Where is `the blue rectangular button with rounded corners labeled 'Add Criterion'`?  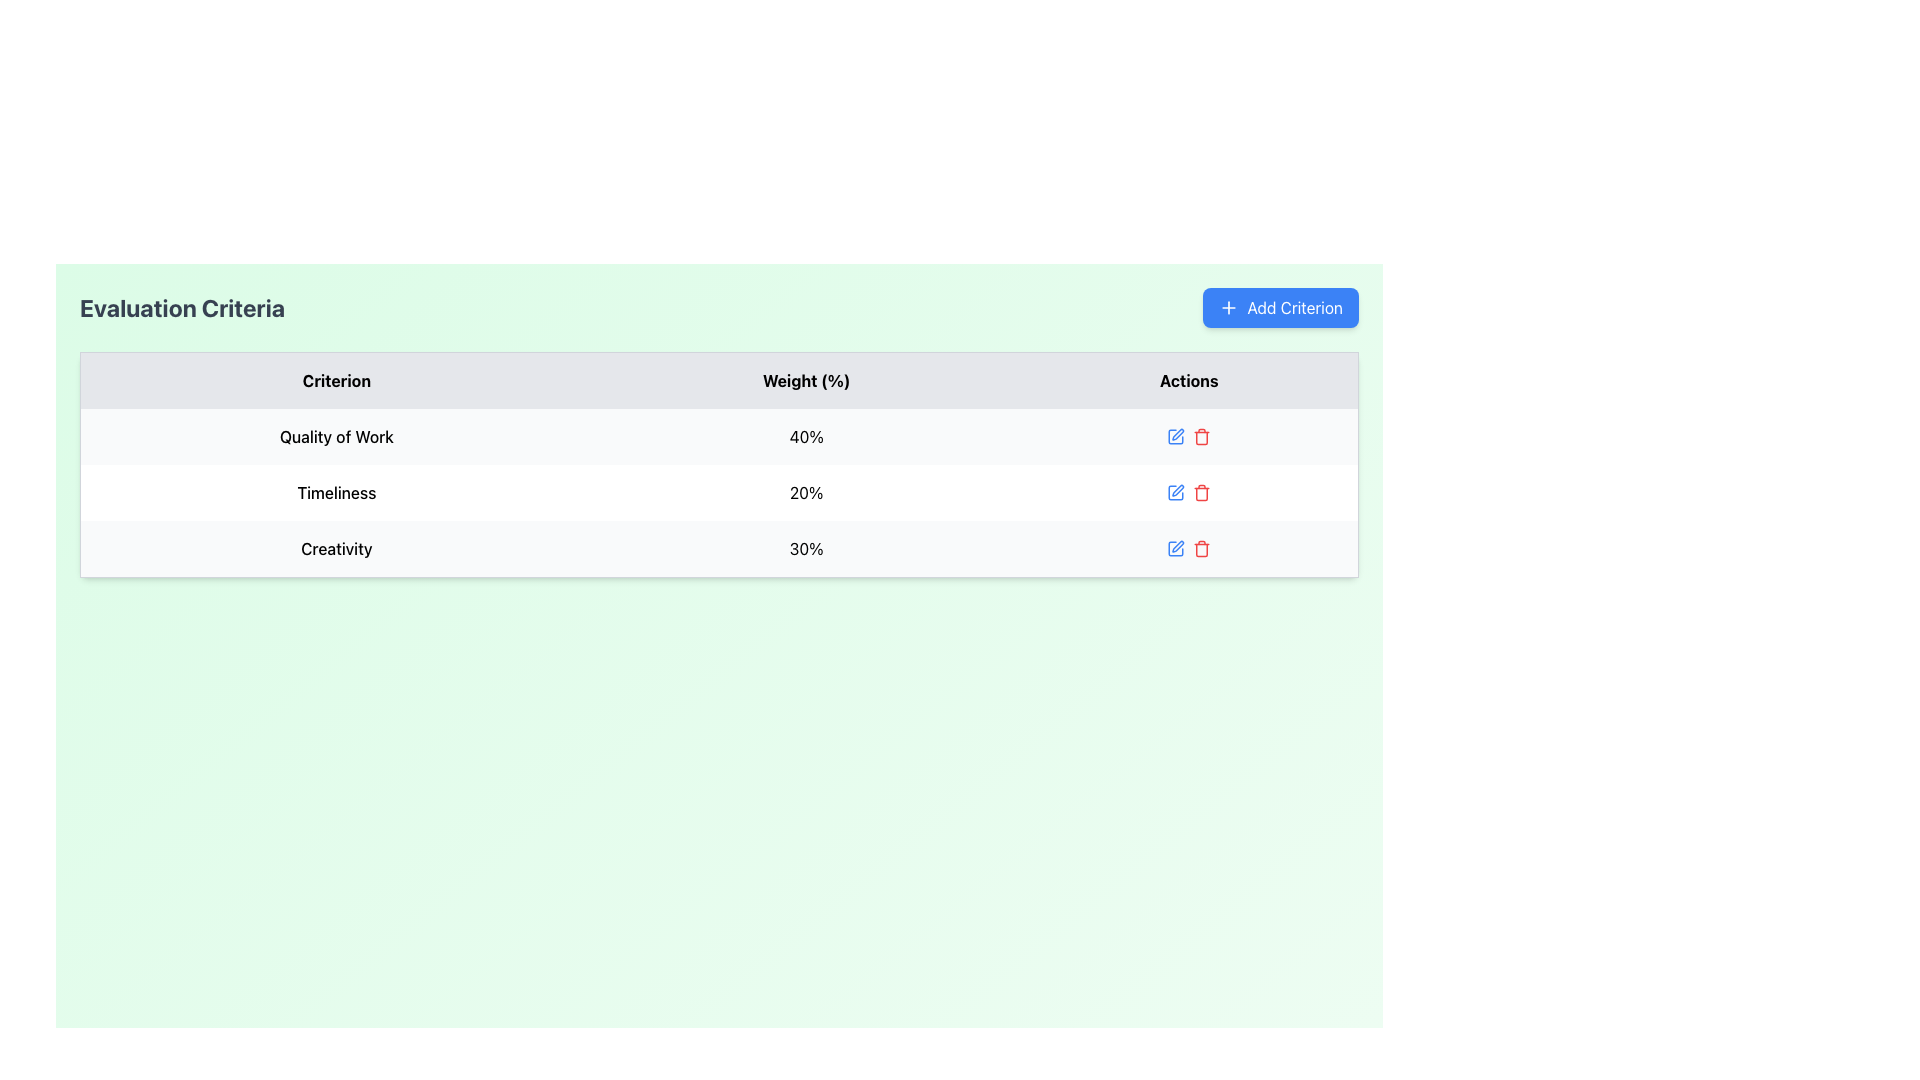
the blue rectangular button with rounded corners labeled 'Add Criterion' is located at coordinates (1281, 308).